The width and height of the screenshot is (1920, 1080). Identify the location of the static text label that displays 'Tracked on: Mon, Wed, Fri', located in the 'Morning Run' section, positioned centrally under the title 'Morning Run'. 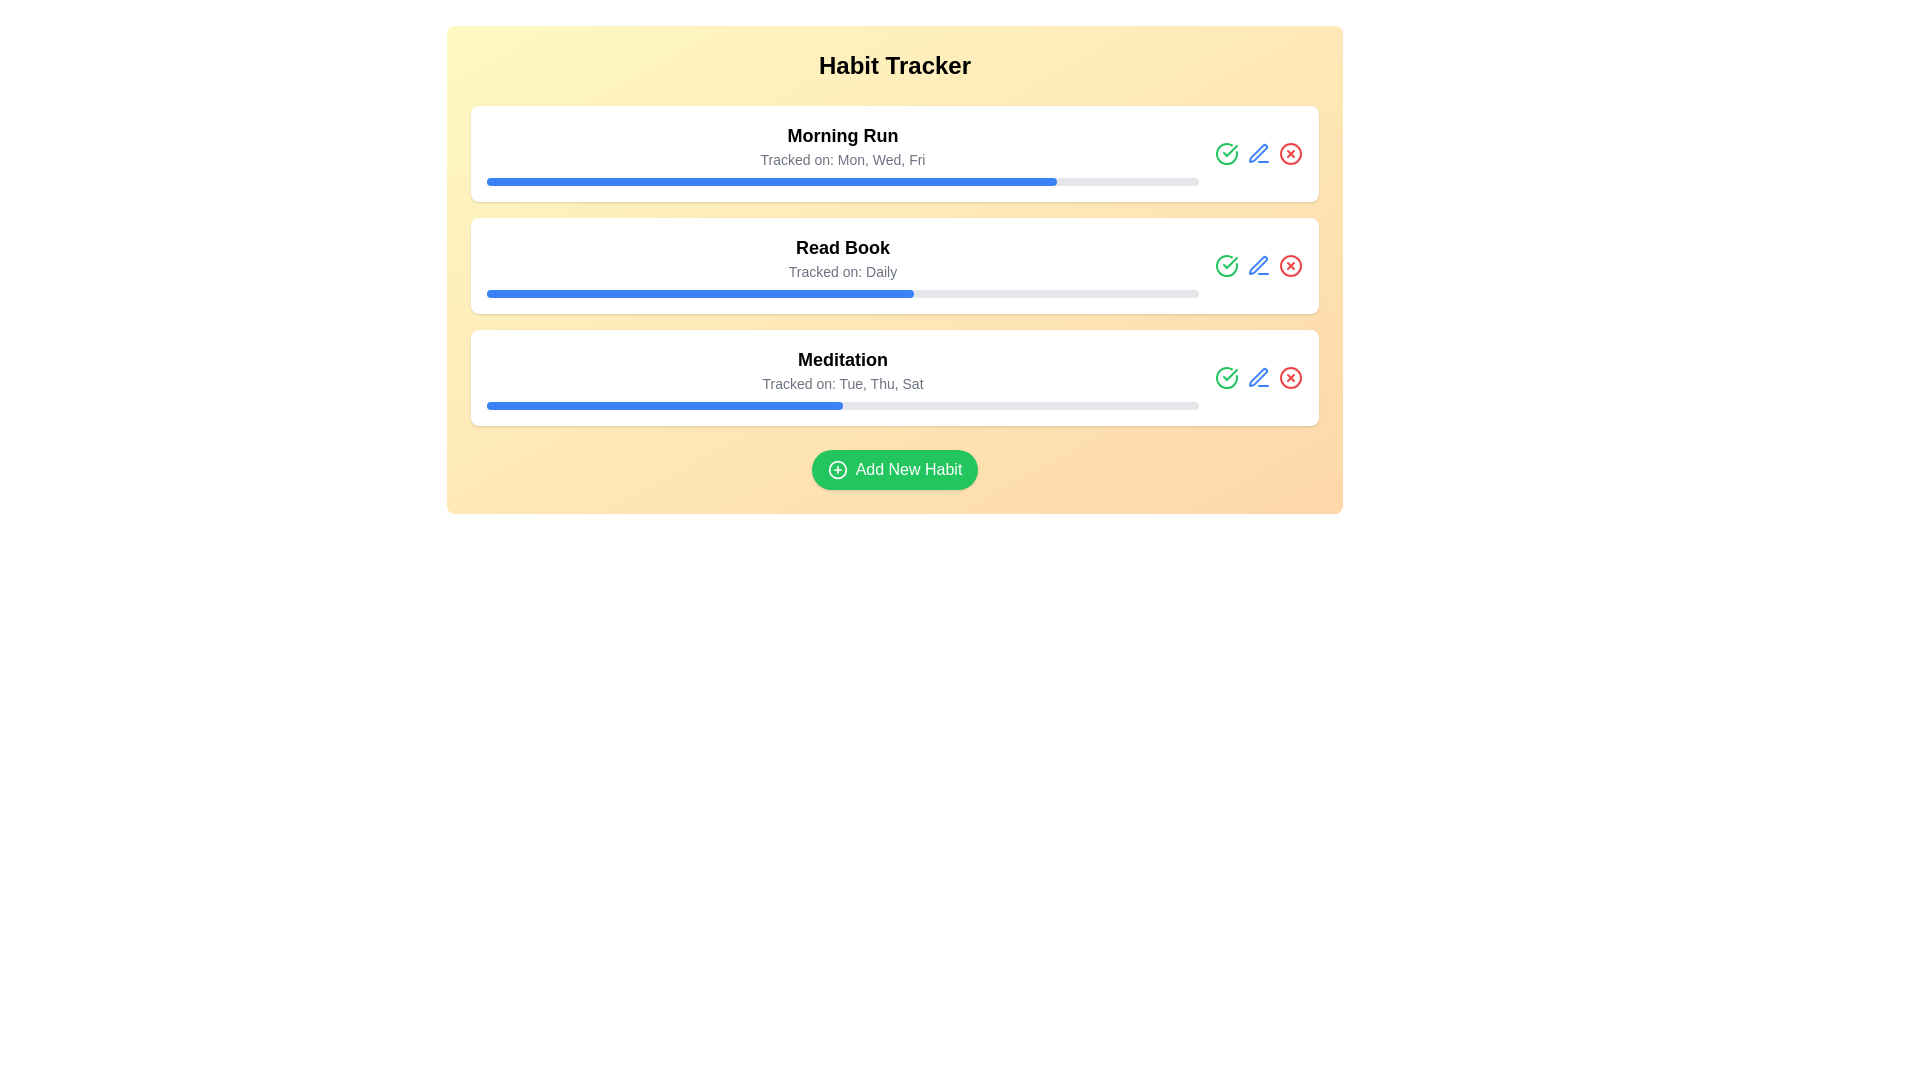
(843, 158).